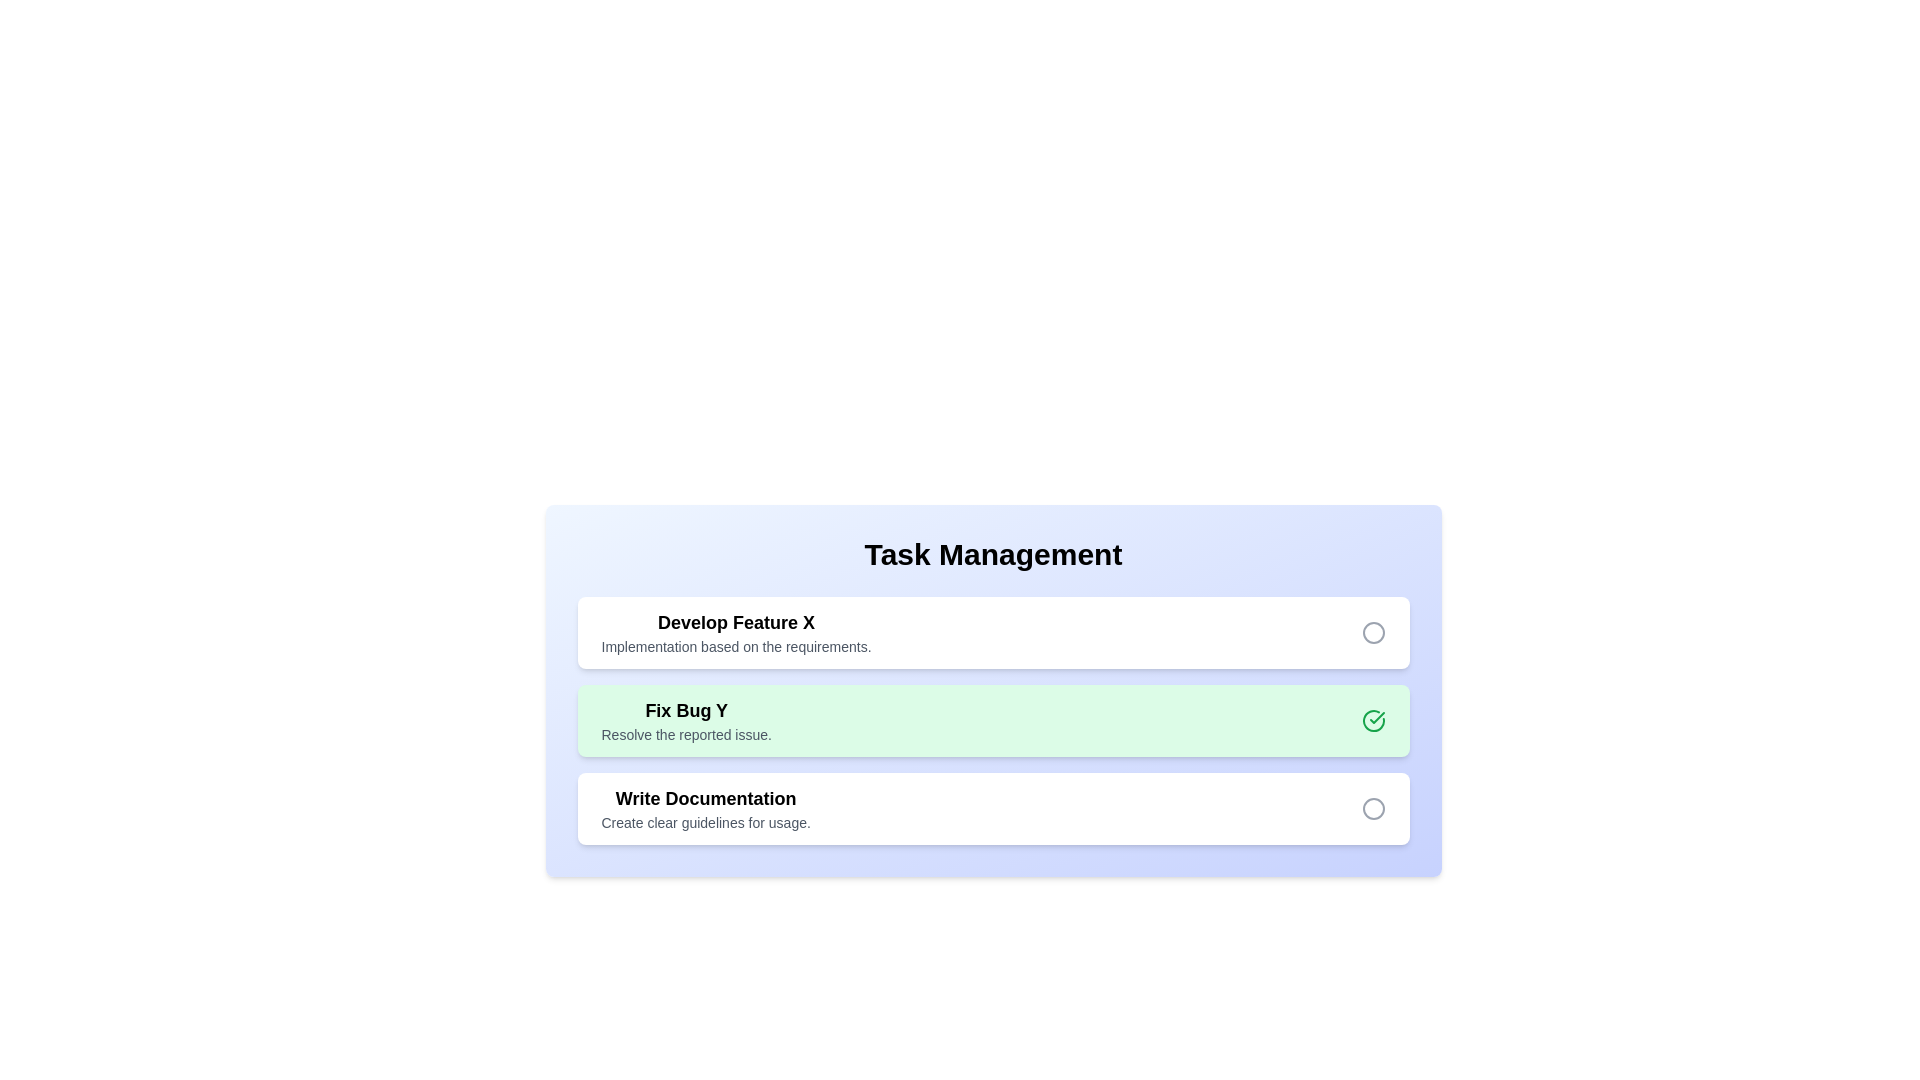  I want to click on the task completion icon of the task titled 'Fix Bug Y' to toggle its completion status, so click(1372, 721).